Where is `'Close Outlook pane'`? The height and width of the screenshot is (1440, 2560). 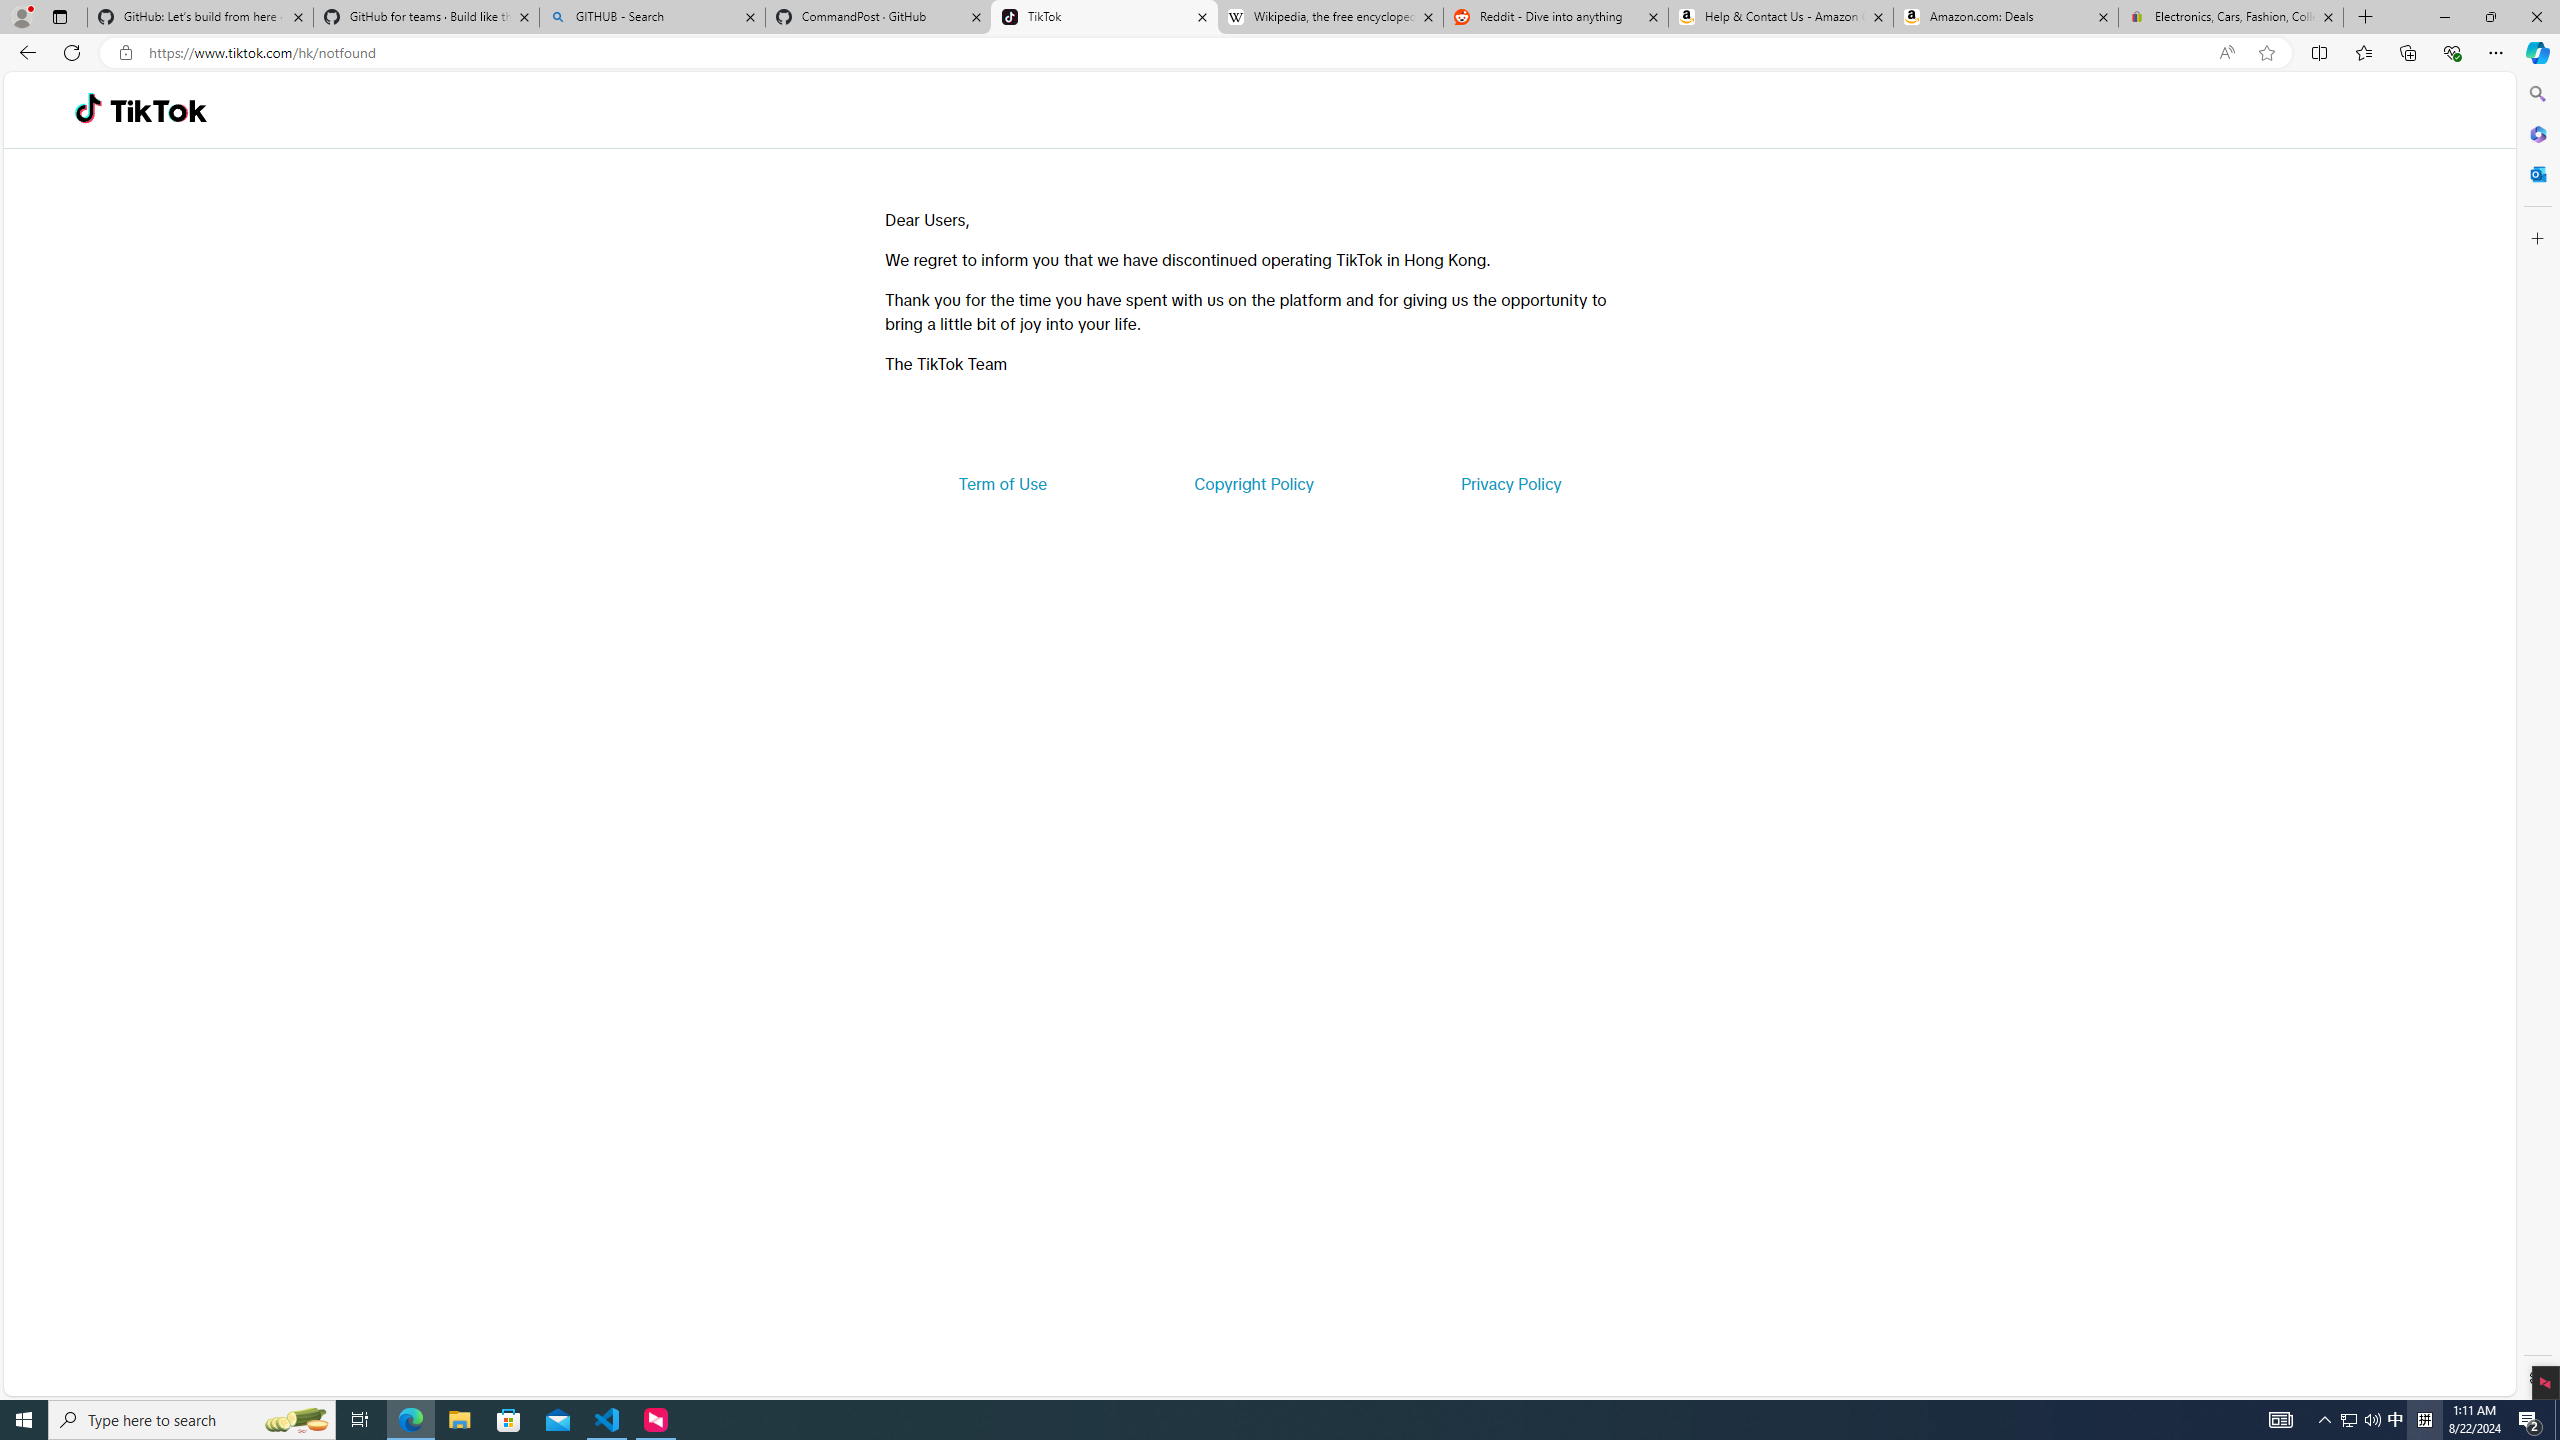 'Close Outlook pane' is located at coordinates (2535, 172).